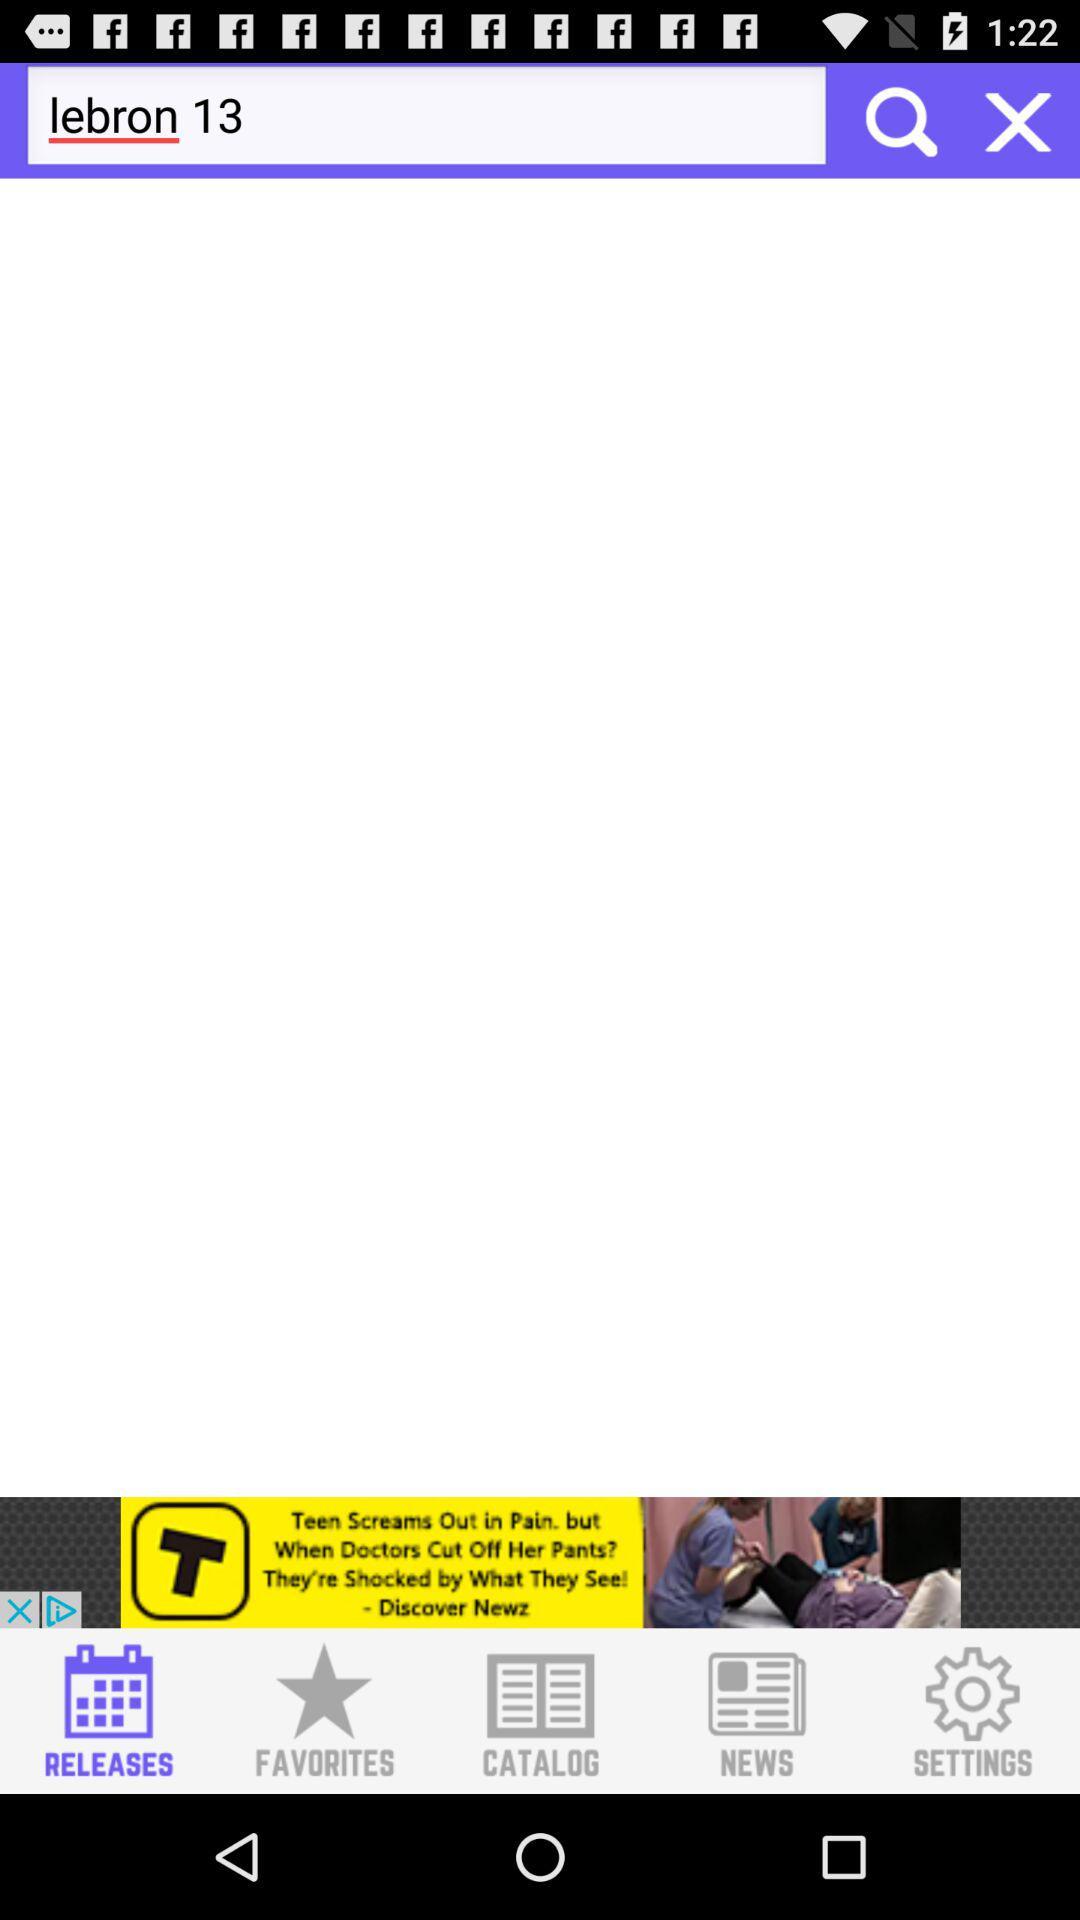  What do you see at coordinates (108, 1831) in the screenshot?
I see `the date_range icon` at bounding box center [108, 1831].